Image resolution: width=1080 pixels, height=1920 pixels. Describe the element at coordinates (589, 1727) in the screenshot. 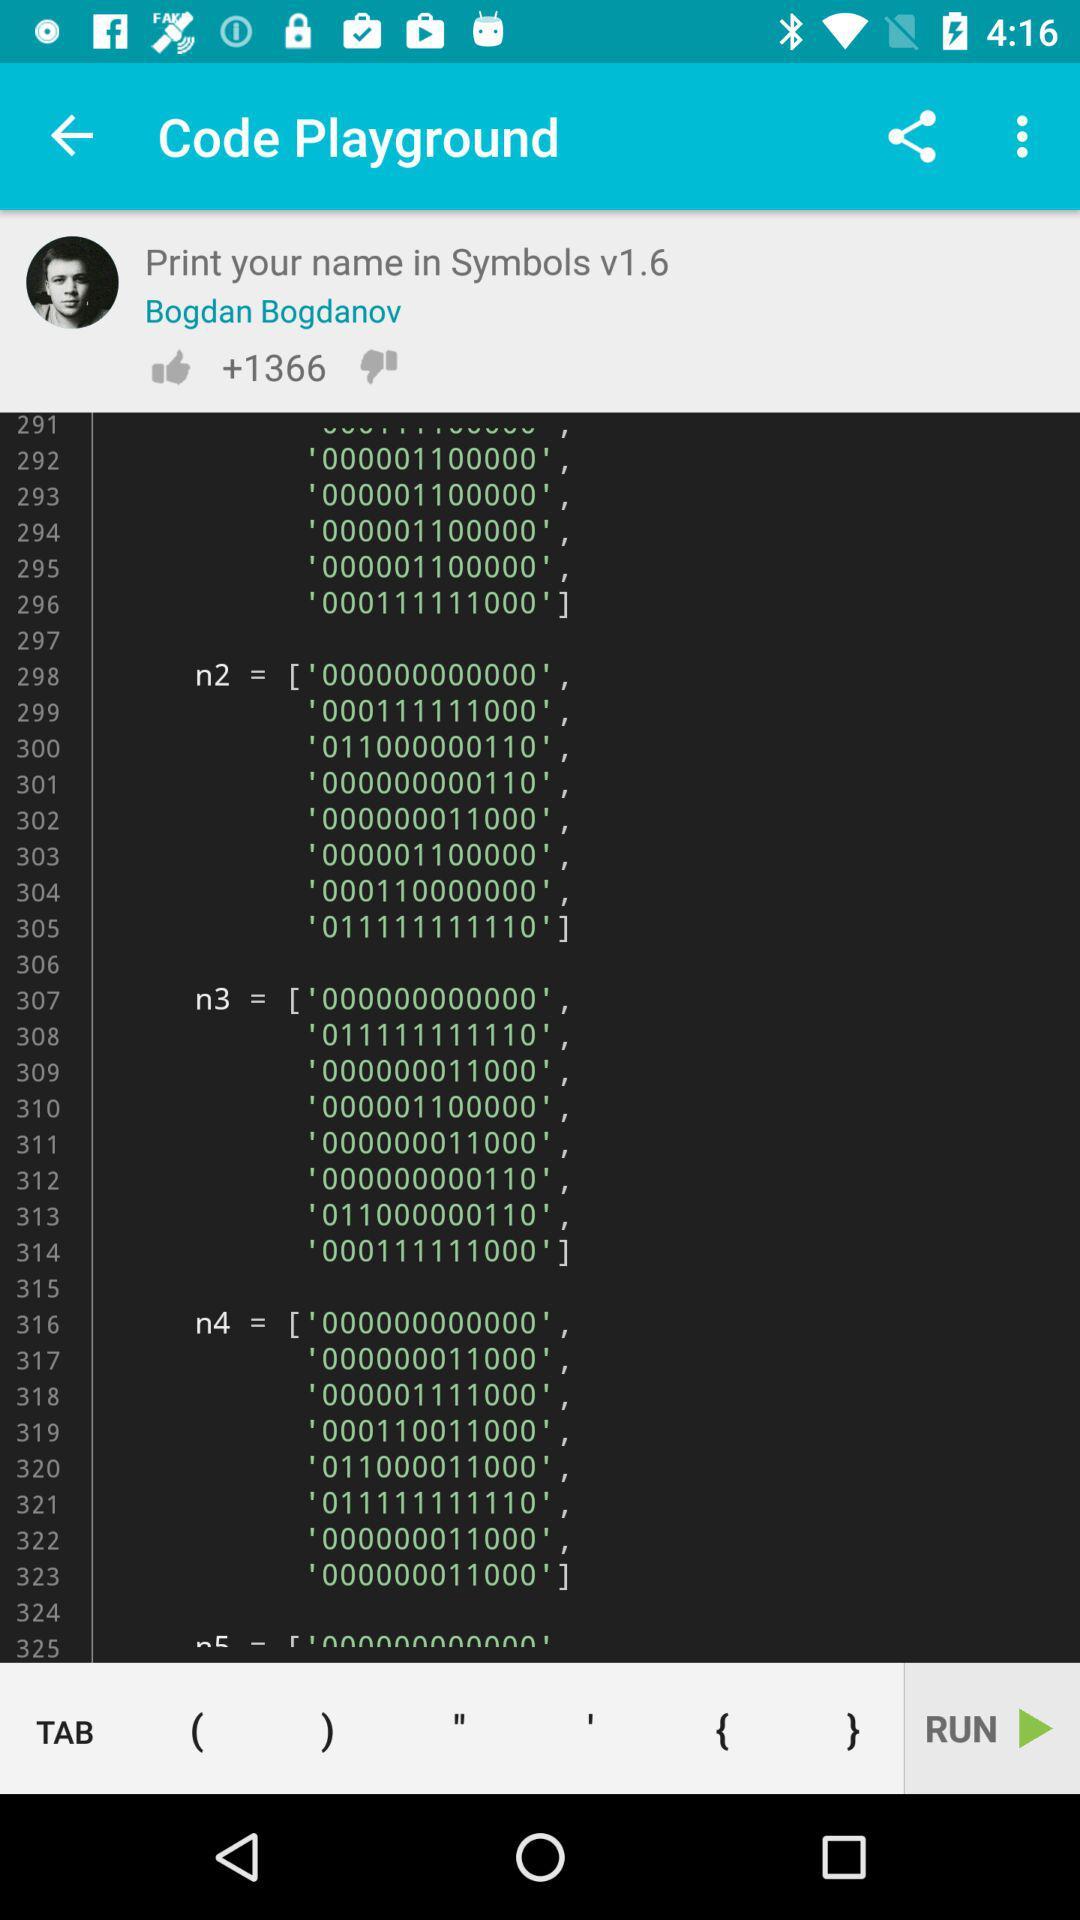

I see `icon` at that location.